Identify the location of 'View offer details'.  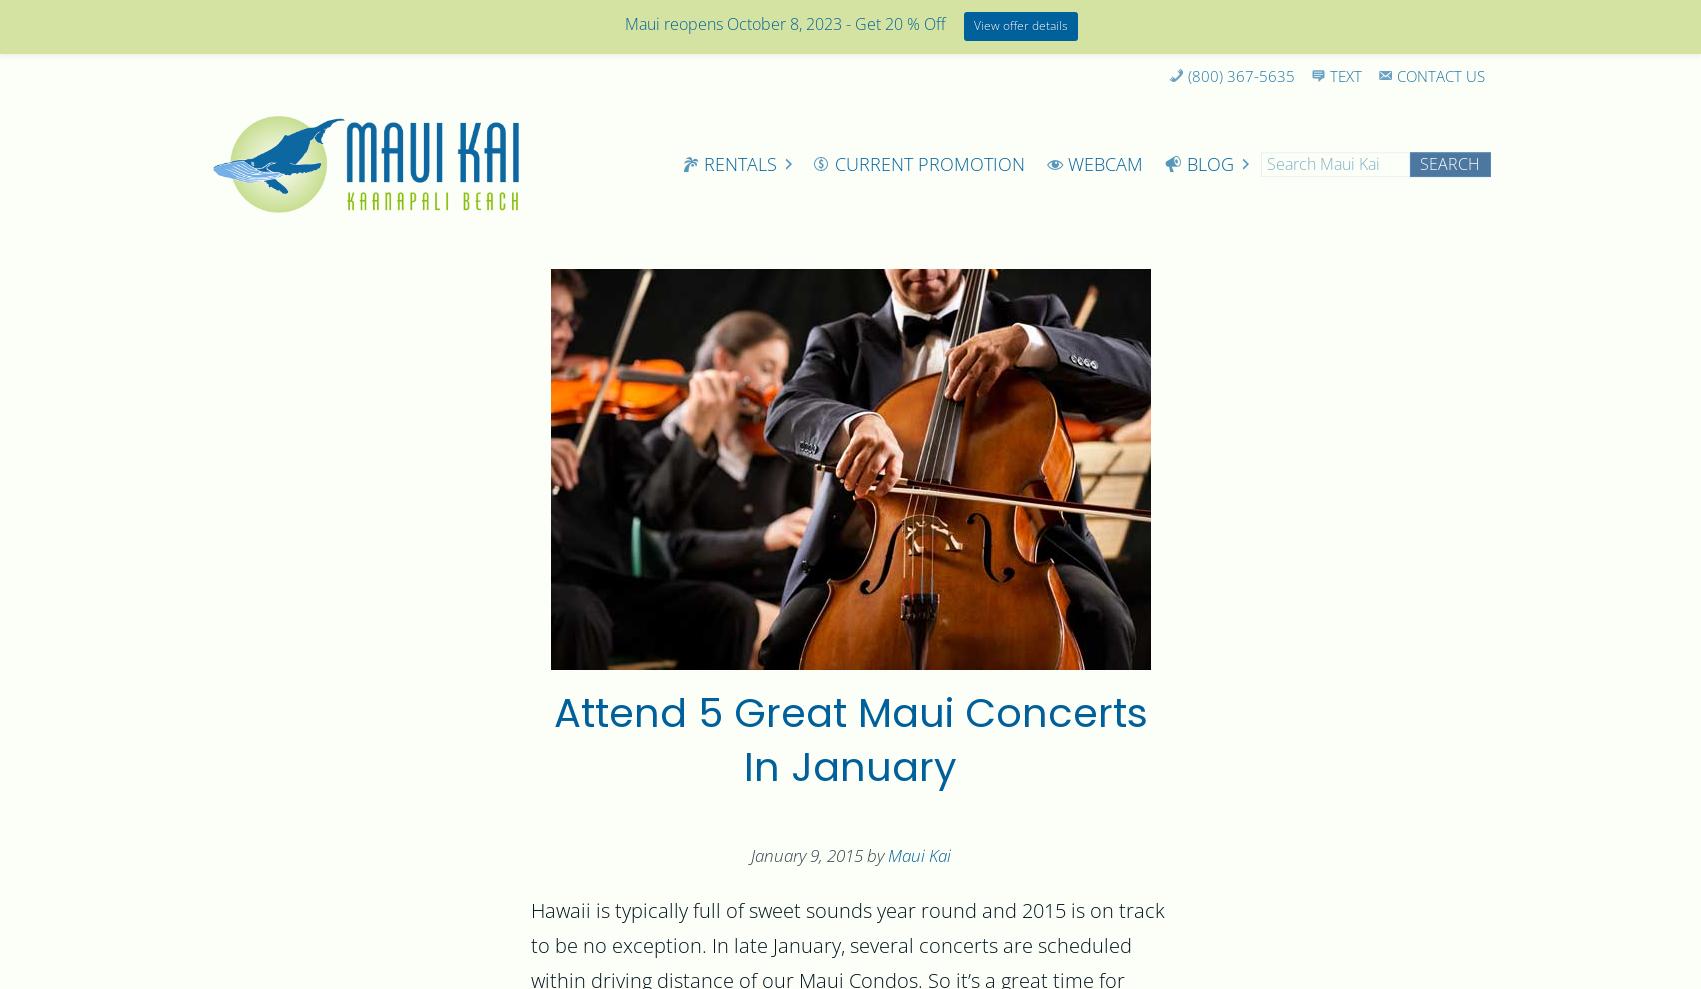
(1020, 24).